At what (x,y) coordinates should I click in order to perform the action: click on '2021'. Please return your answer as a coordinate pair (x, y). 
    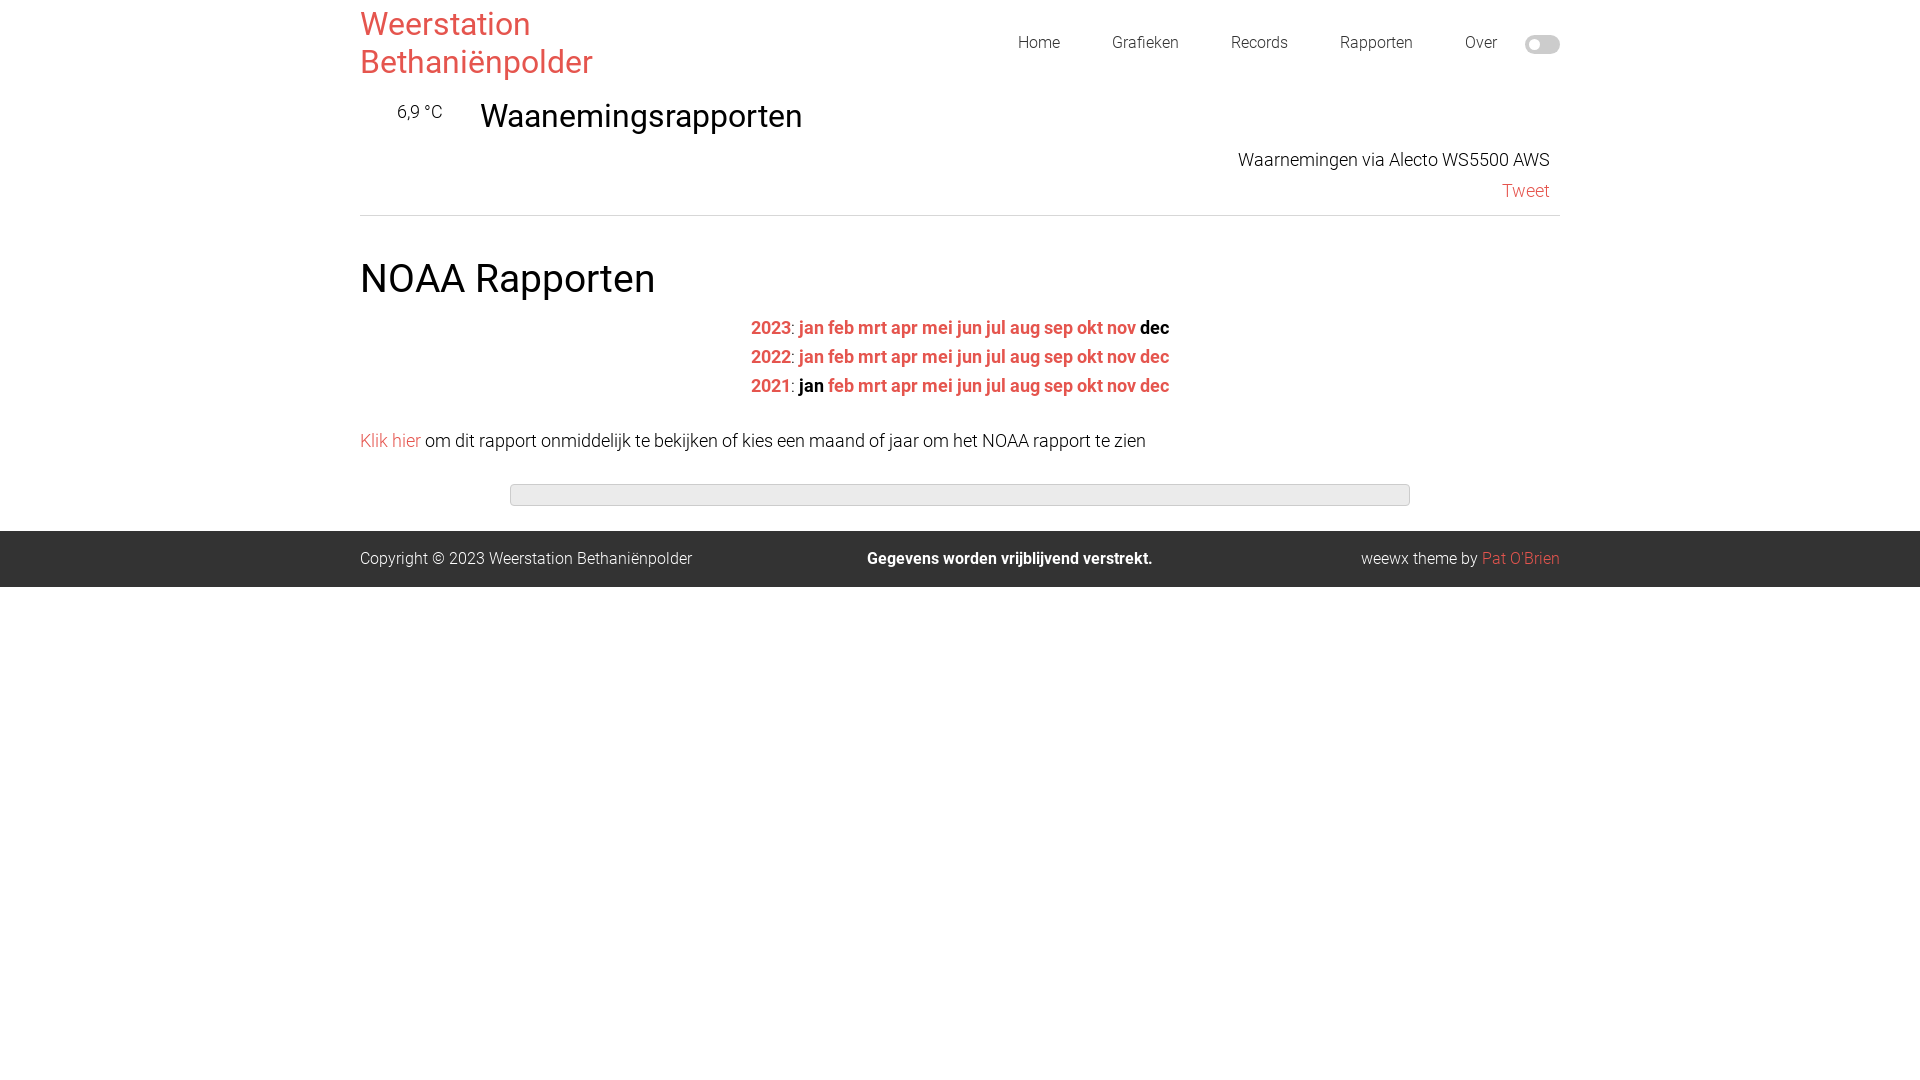
    Looking at the image, I should click on (749, 385).